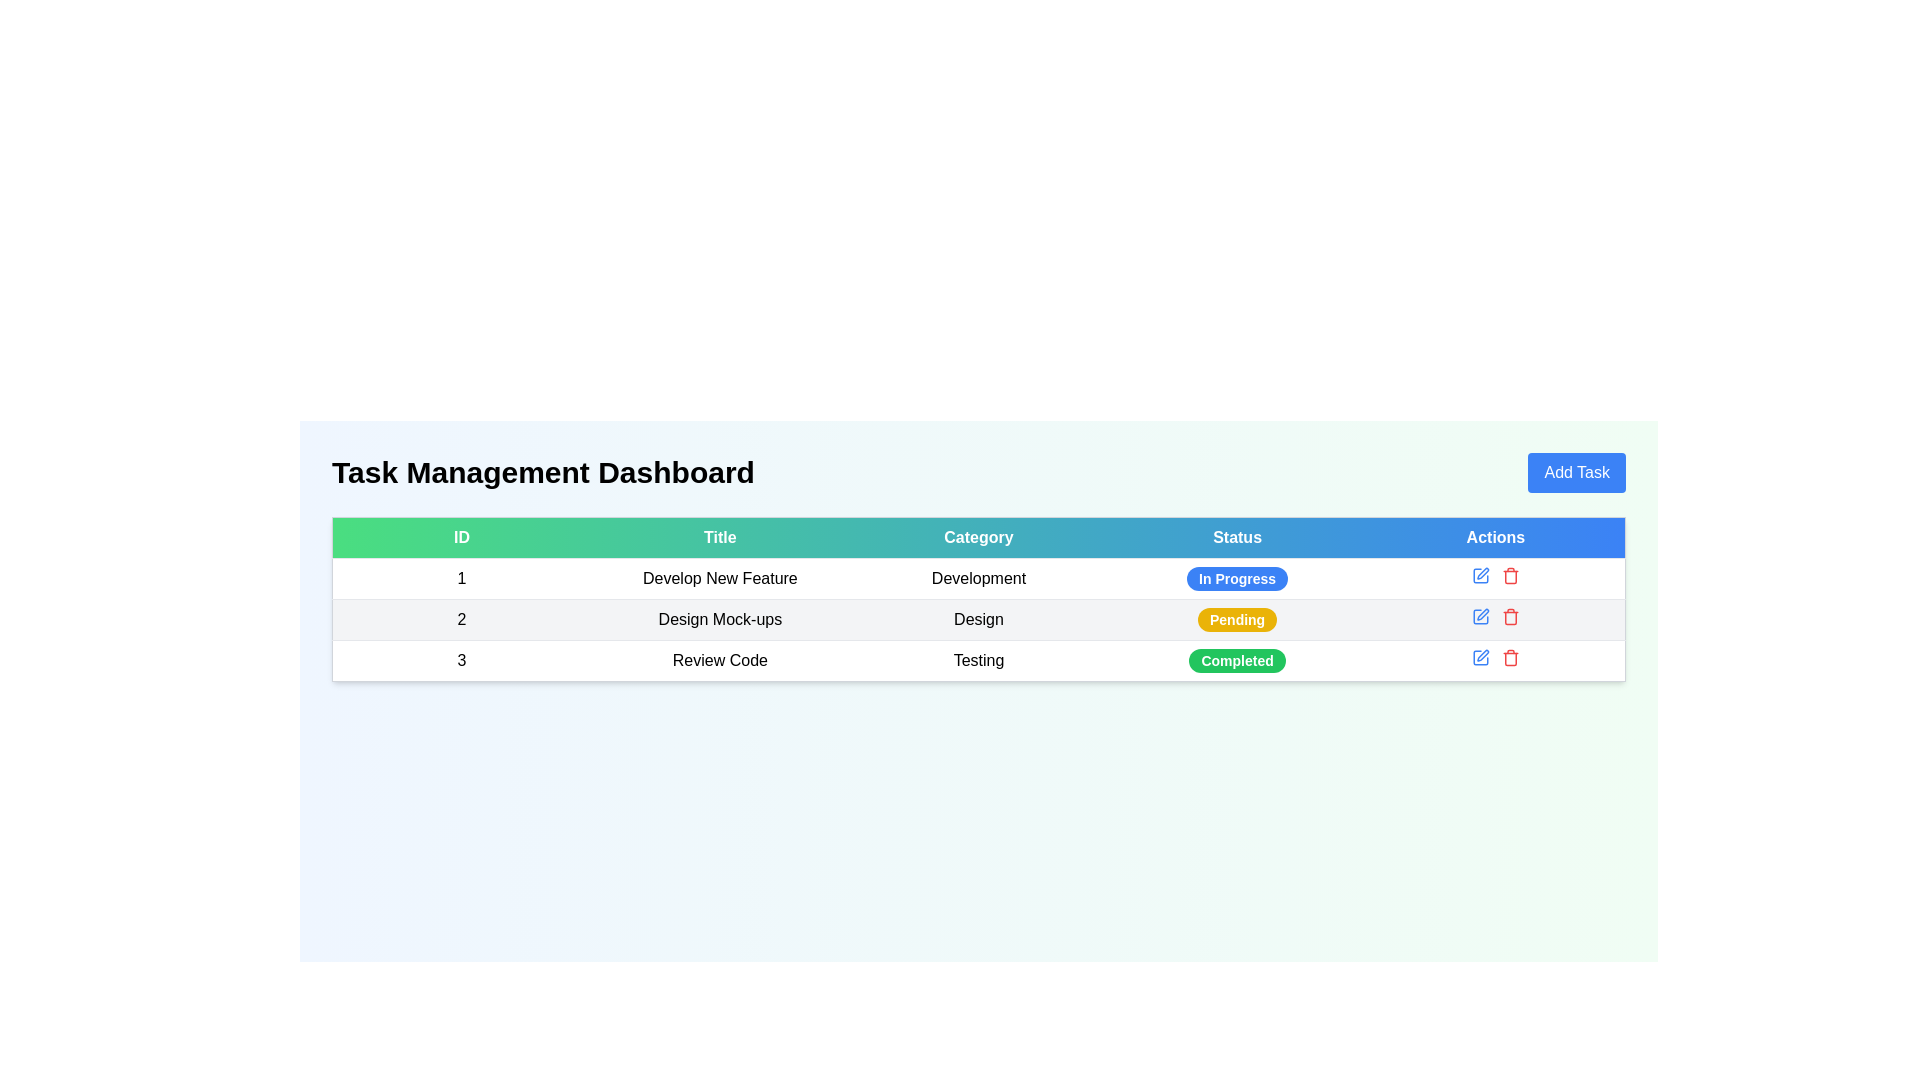 This screenshot has height=1080, width=1920. What do you see at coordinates (1480, 616) in the screenshot?
I see `the icon in the 'Actions' column of the task management table, adjacent to the yellow 'Pending' status label for the task 'Design Mock-ups'` at bounding box center [1480, 616].